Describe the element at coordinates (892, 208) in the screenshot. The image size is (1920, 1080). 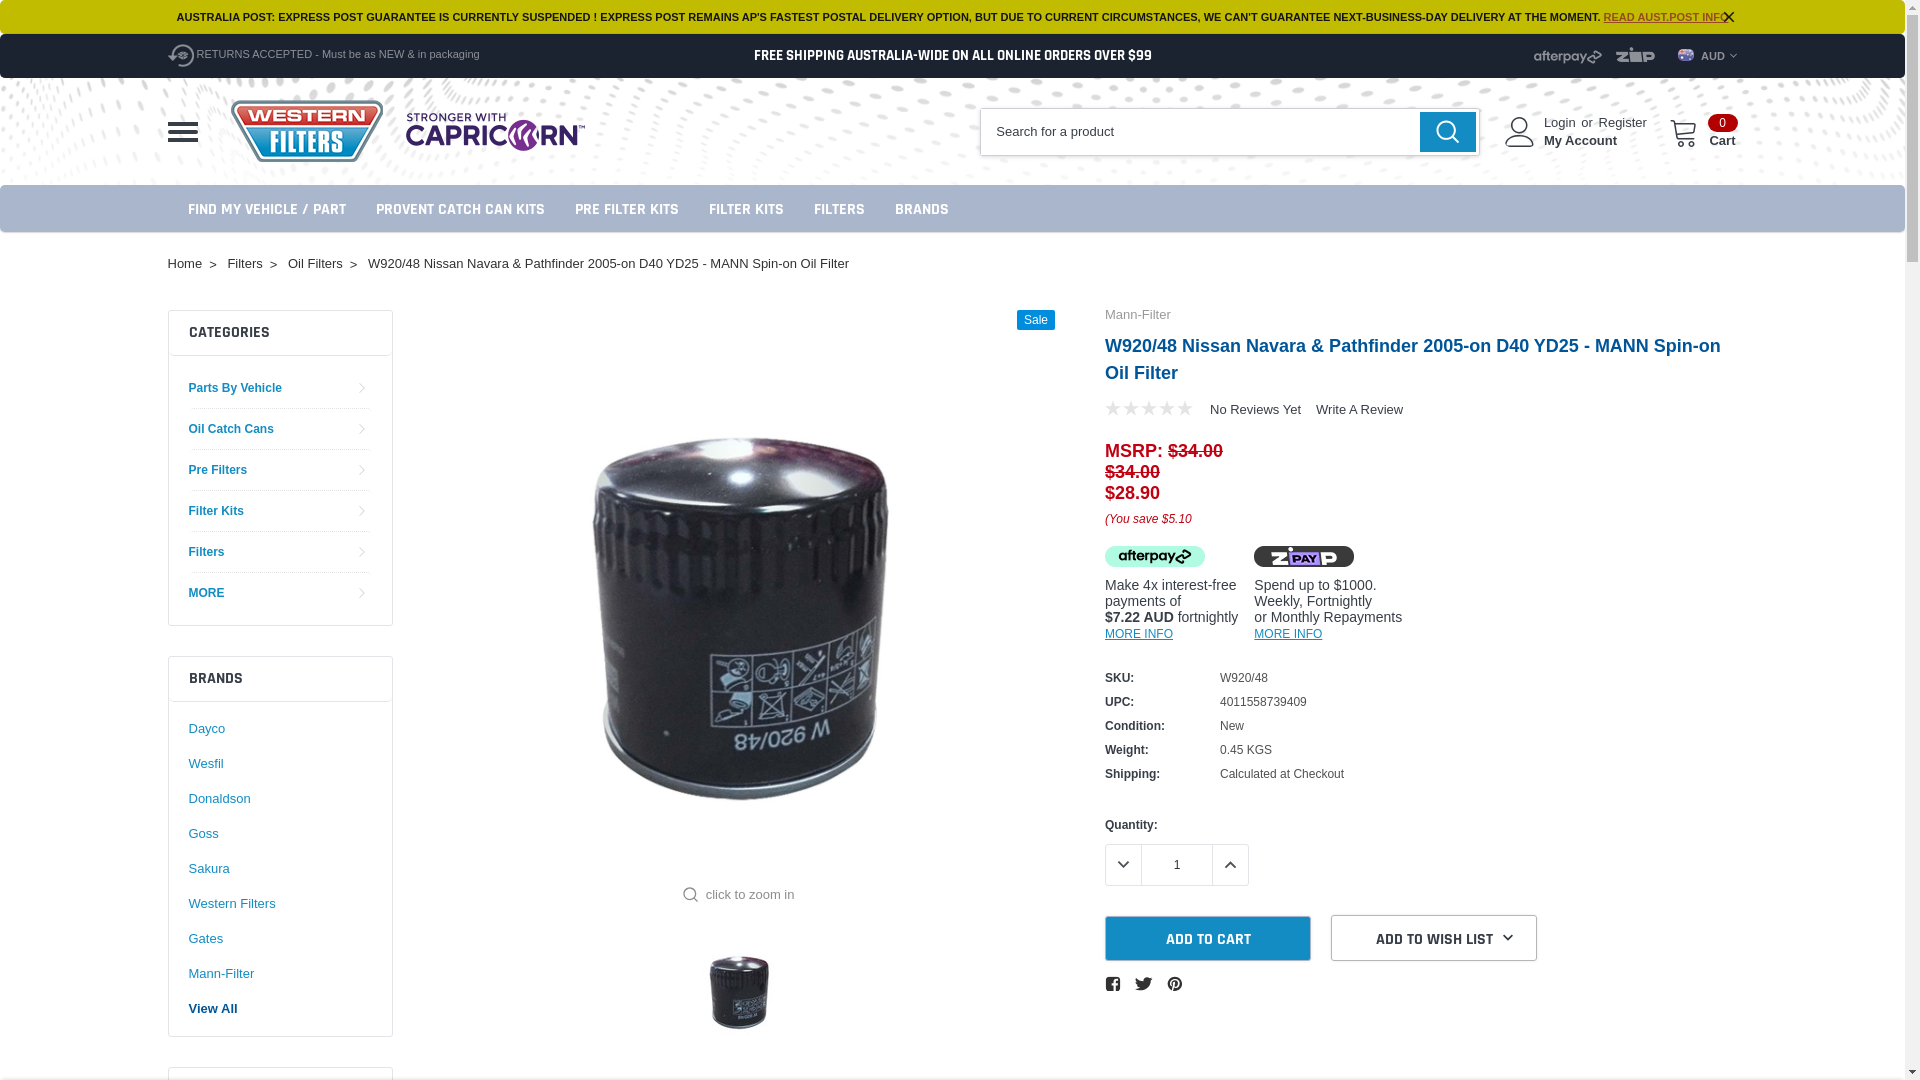
I see `'BRANDS'` at that location.